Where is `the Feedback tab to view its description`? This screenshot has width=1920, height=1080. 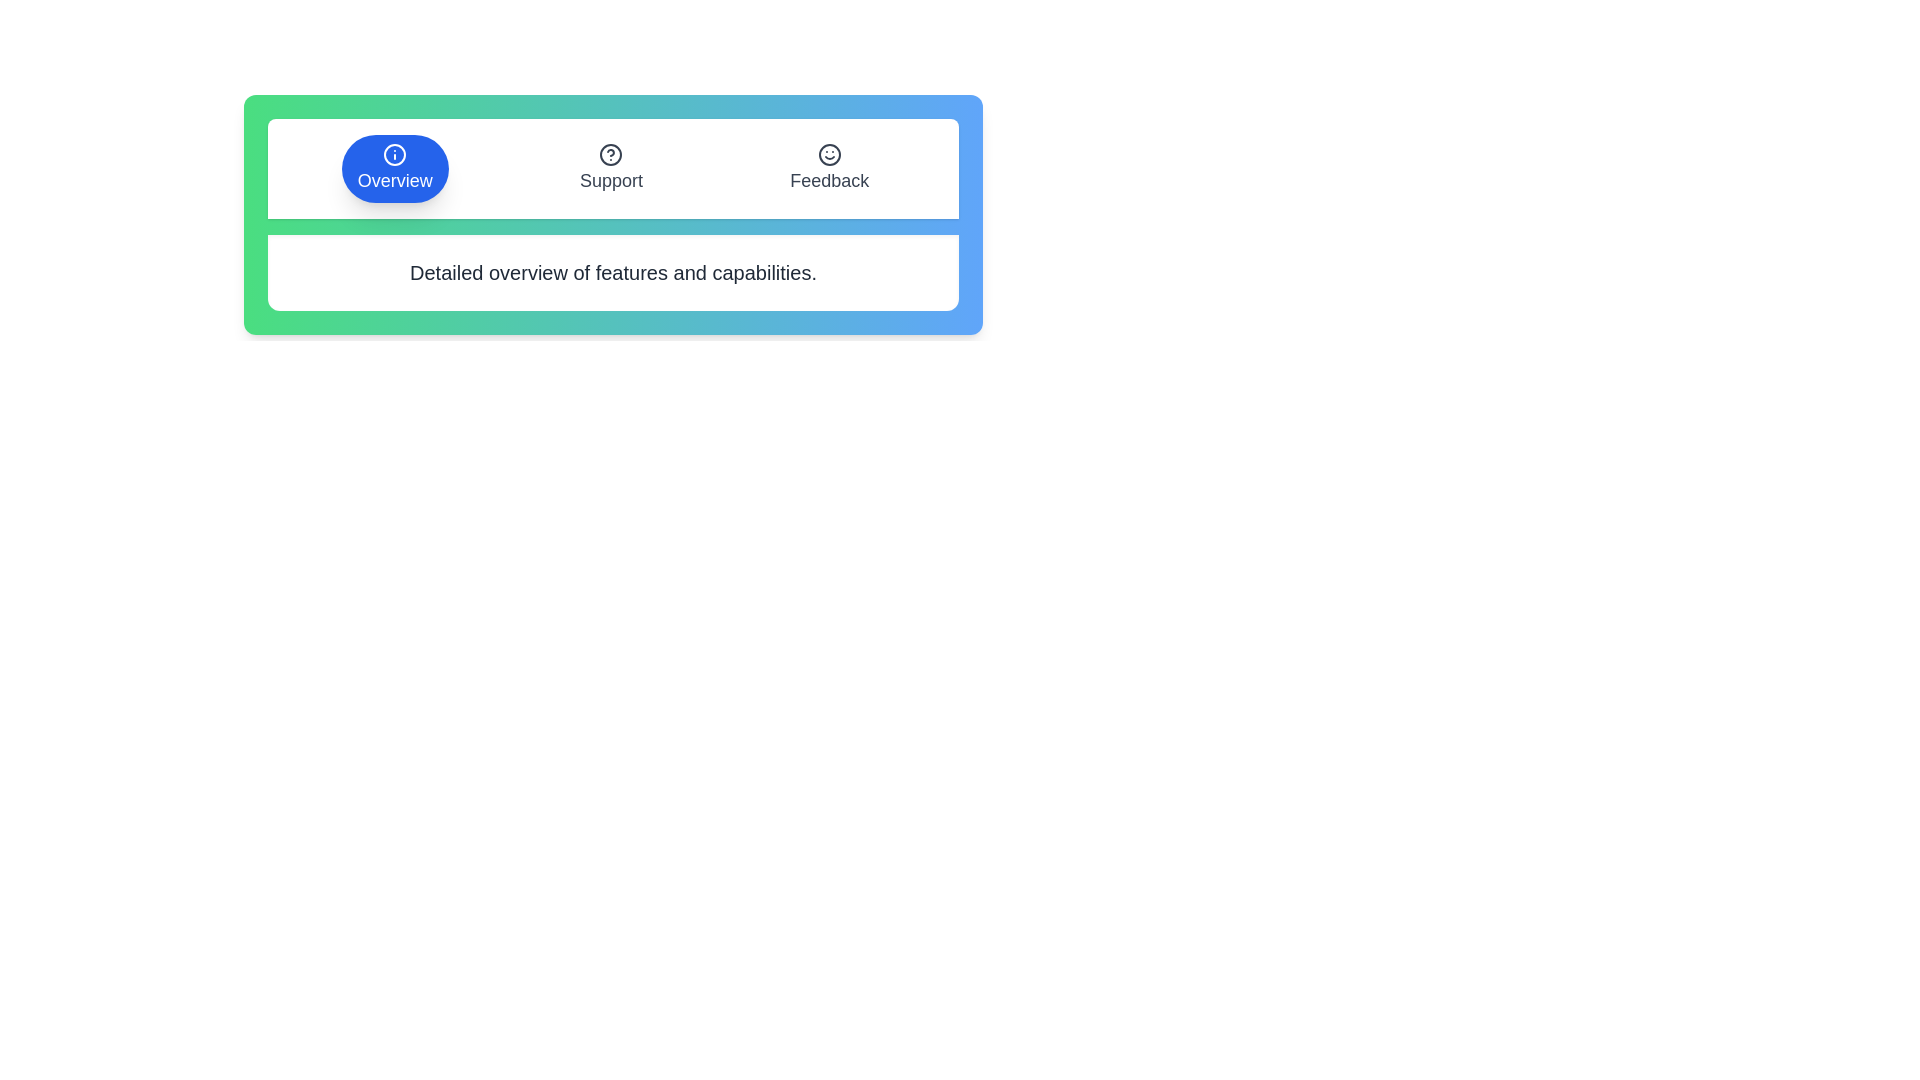
the Feedback tab to view its description is located at coordinates (829, 168).